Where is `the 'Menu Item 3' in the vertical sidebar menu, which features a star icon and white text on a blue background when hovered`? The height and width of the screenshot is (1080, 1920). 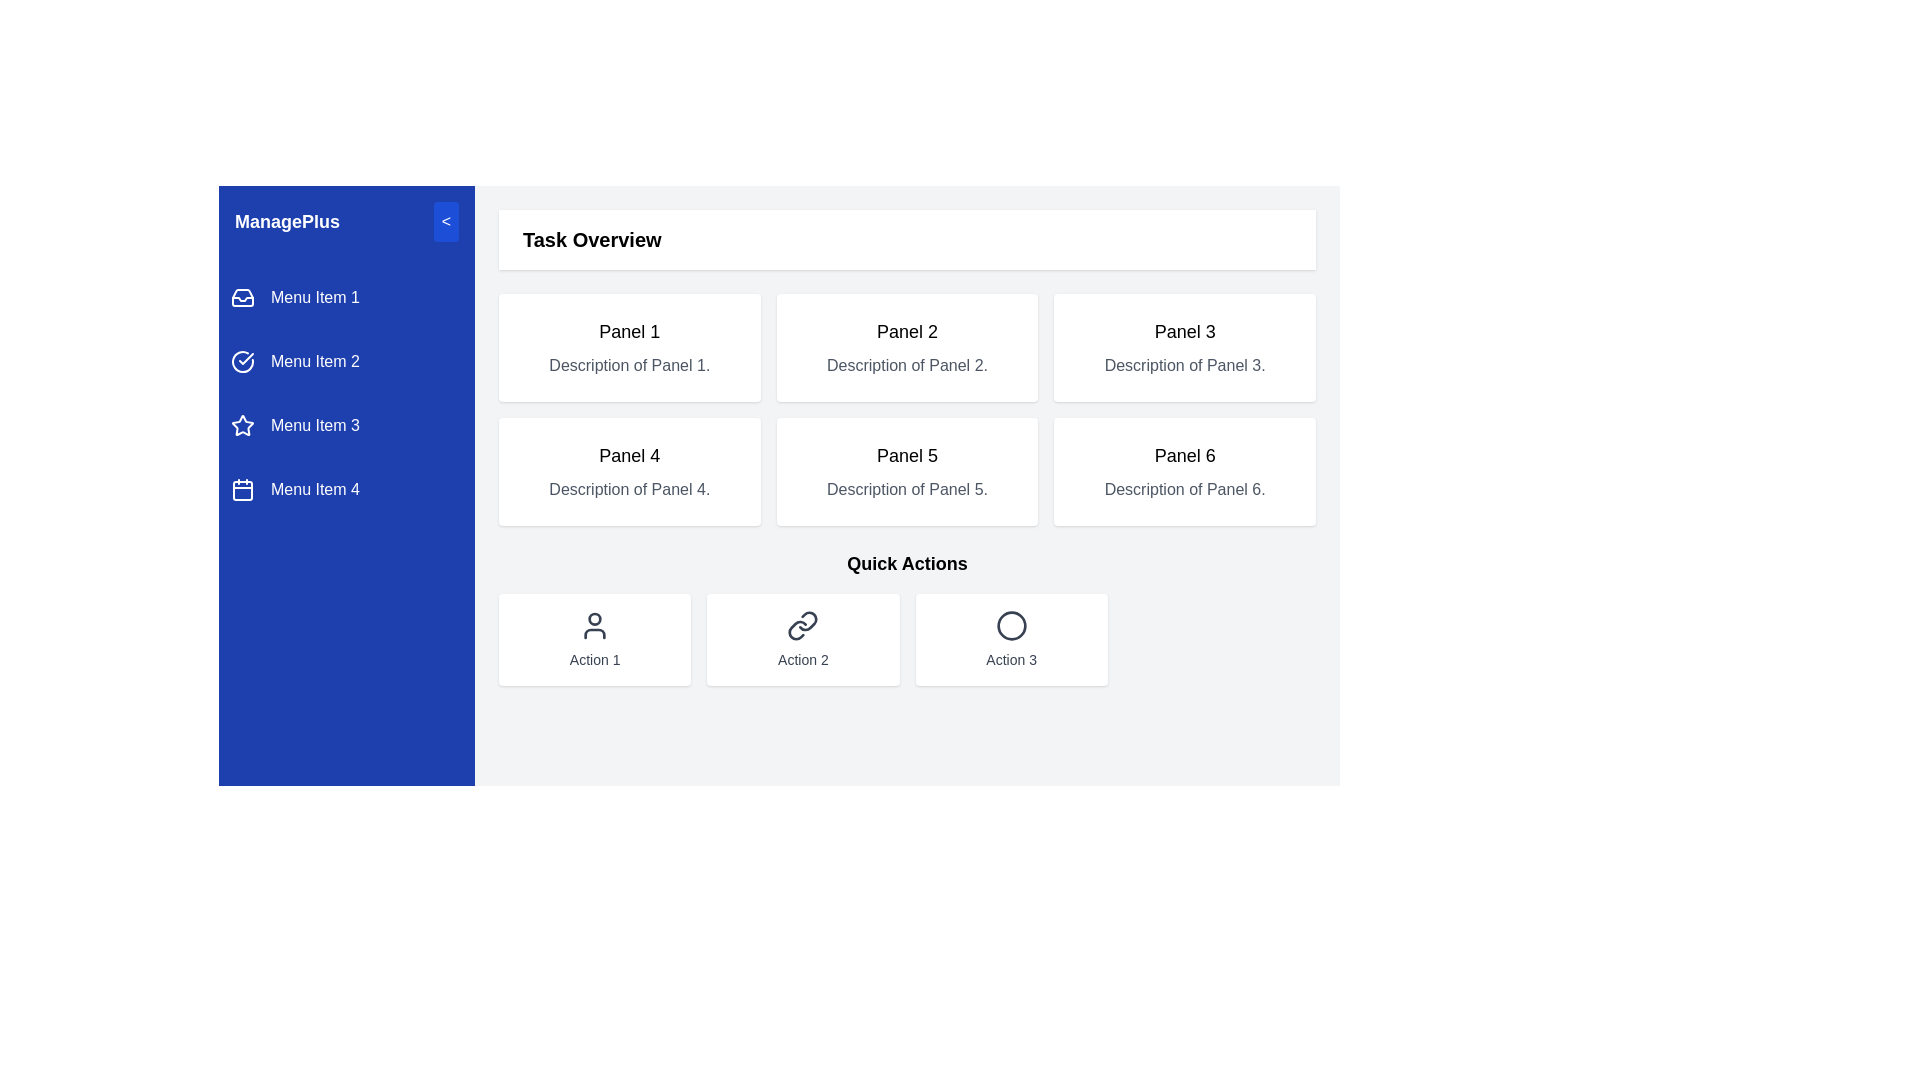 the 'Menu Item 3' in the vertical sidebar menu, which features a star icon and white text on a blue background when hovered is located at coordinates (346, 424).